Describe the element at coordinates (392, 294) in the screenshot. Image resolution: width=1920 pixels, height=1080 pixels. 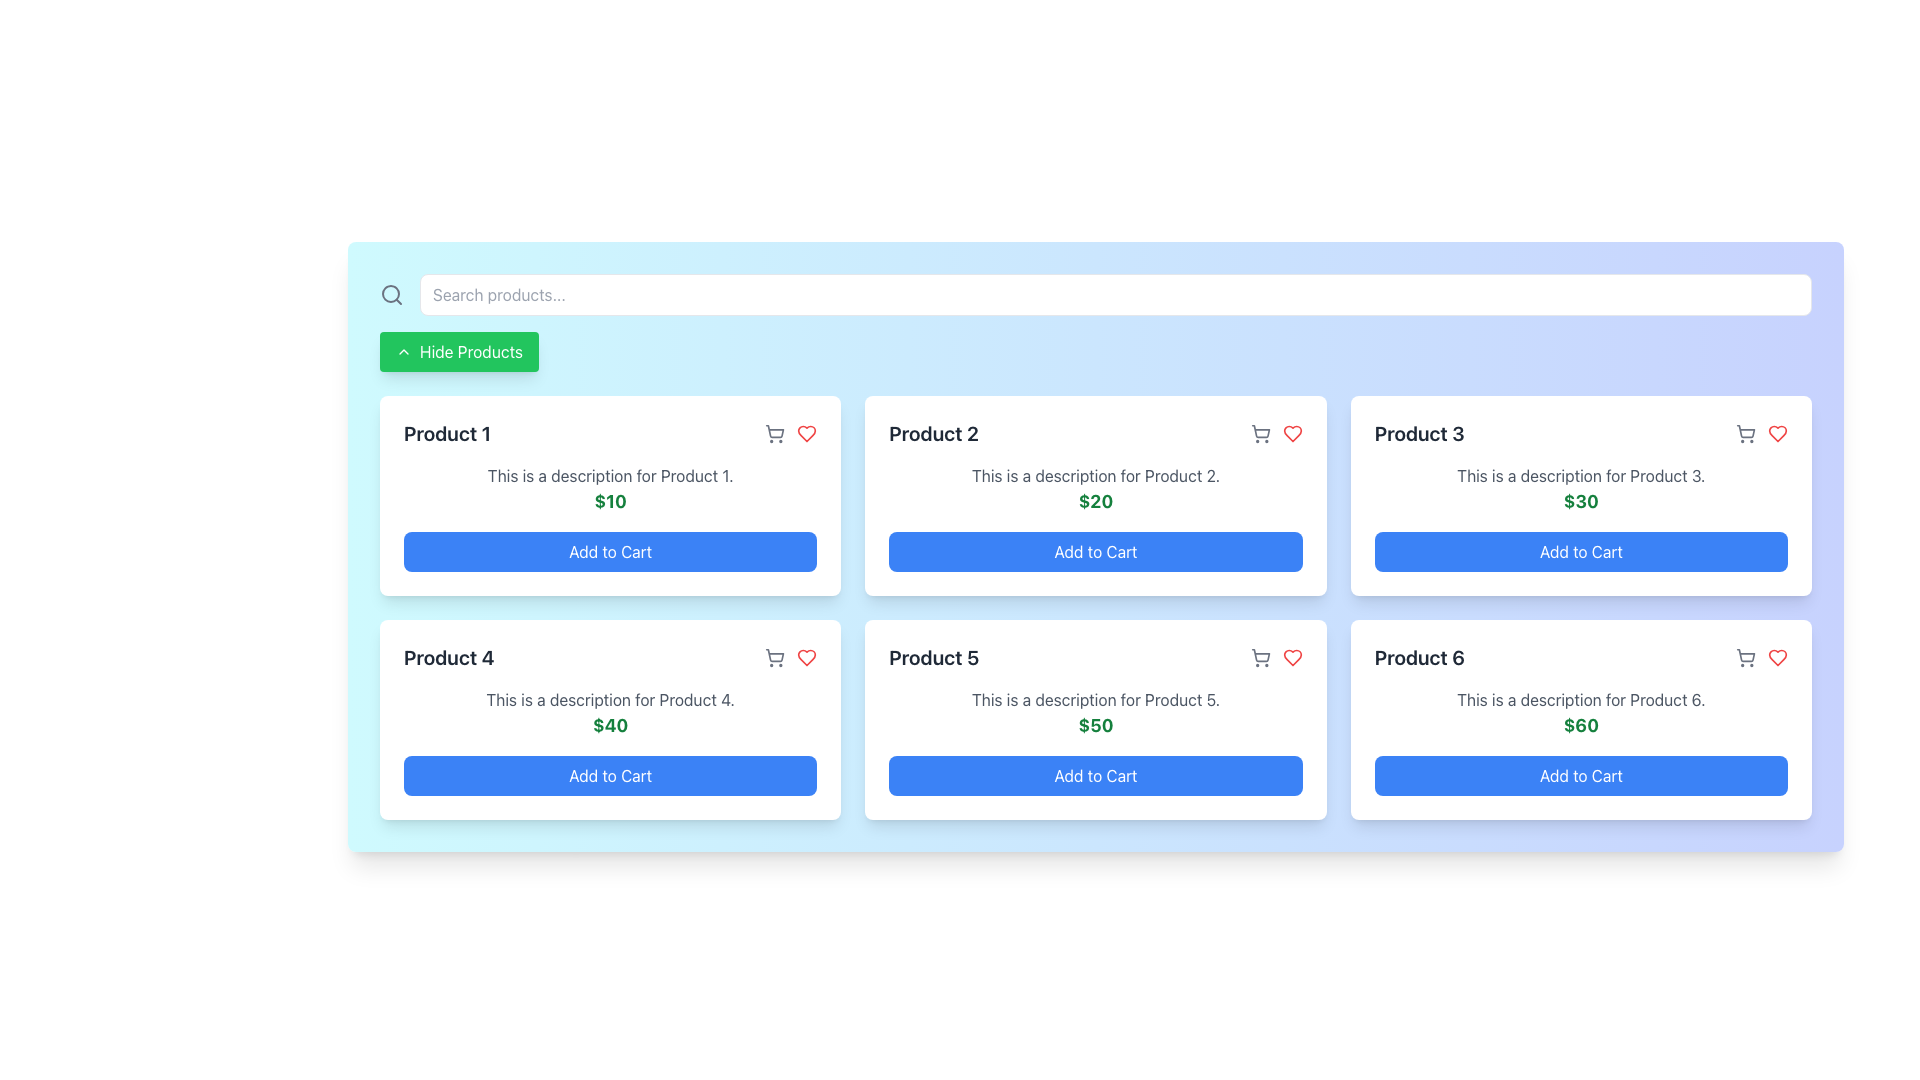
I see `the Icon Button located to the left of the 'Search products...' input box, which serves as a search trigger or visual indicator` at that location.